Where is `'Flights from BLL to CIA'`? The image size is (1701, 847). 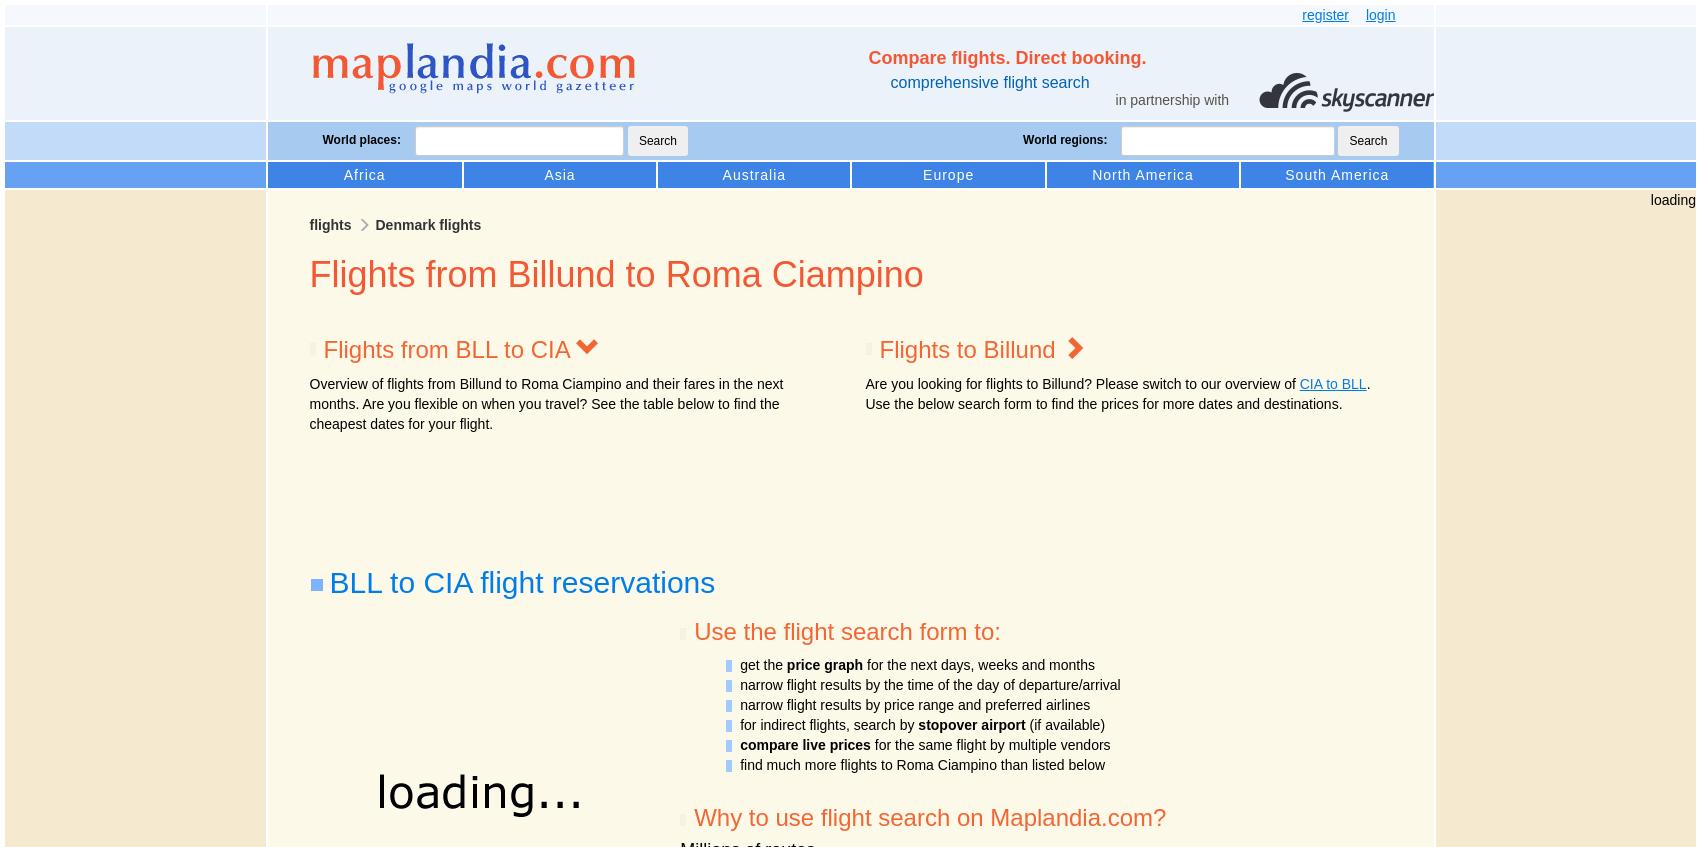 'Flights from BLL to CIA' is located at coordinates (448, 349).